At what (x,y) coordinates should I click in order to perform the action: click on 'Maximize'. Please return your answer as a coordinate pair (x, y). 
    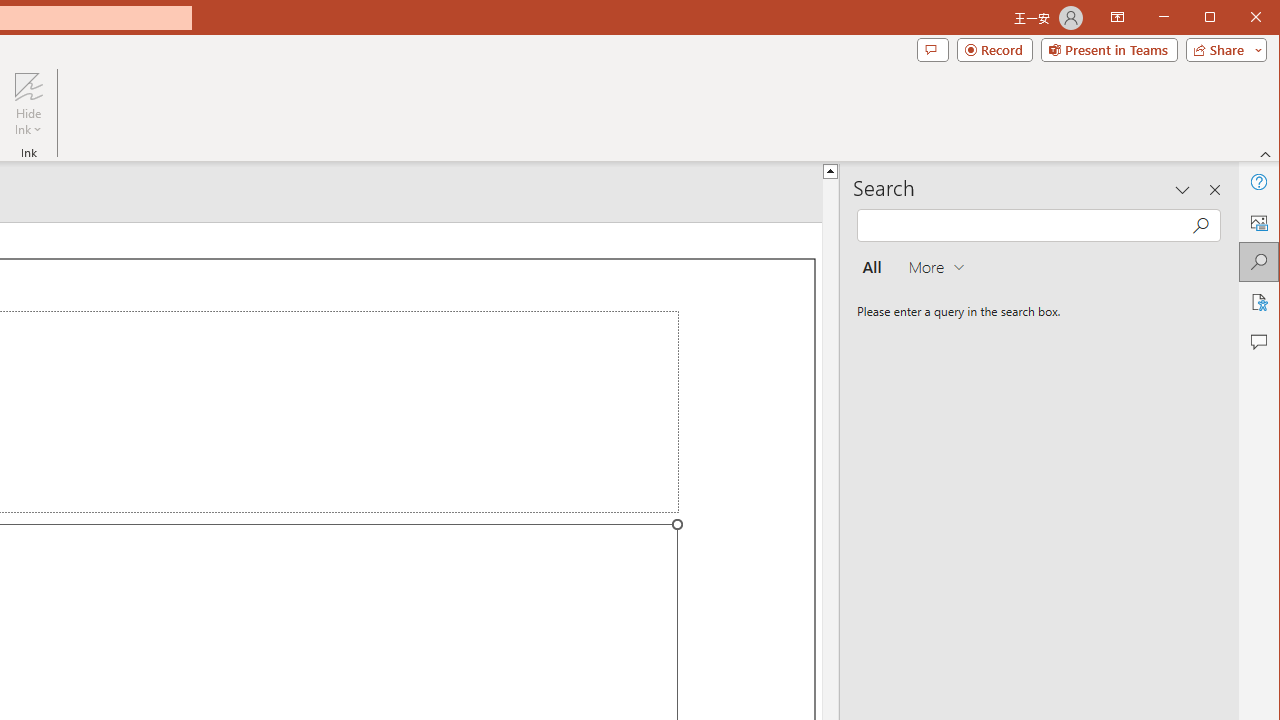
    Looking at the image, I should click on (1238, 19).